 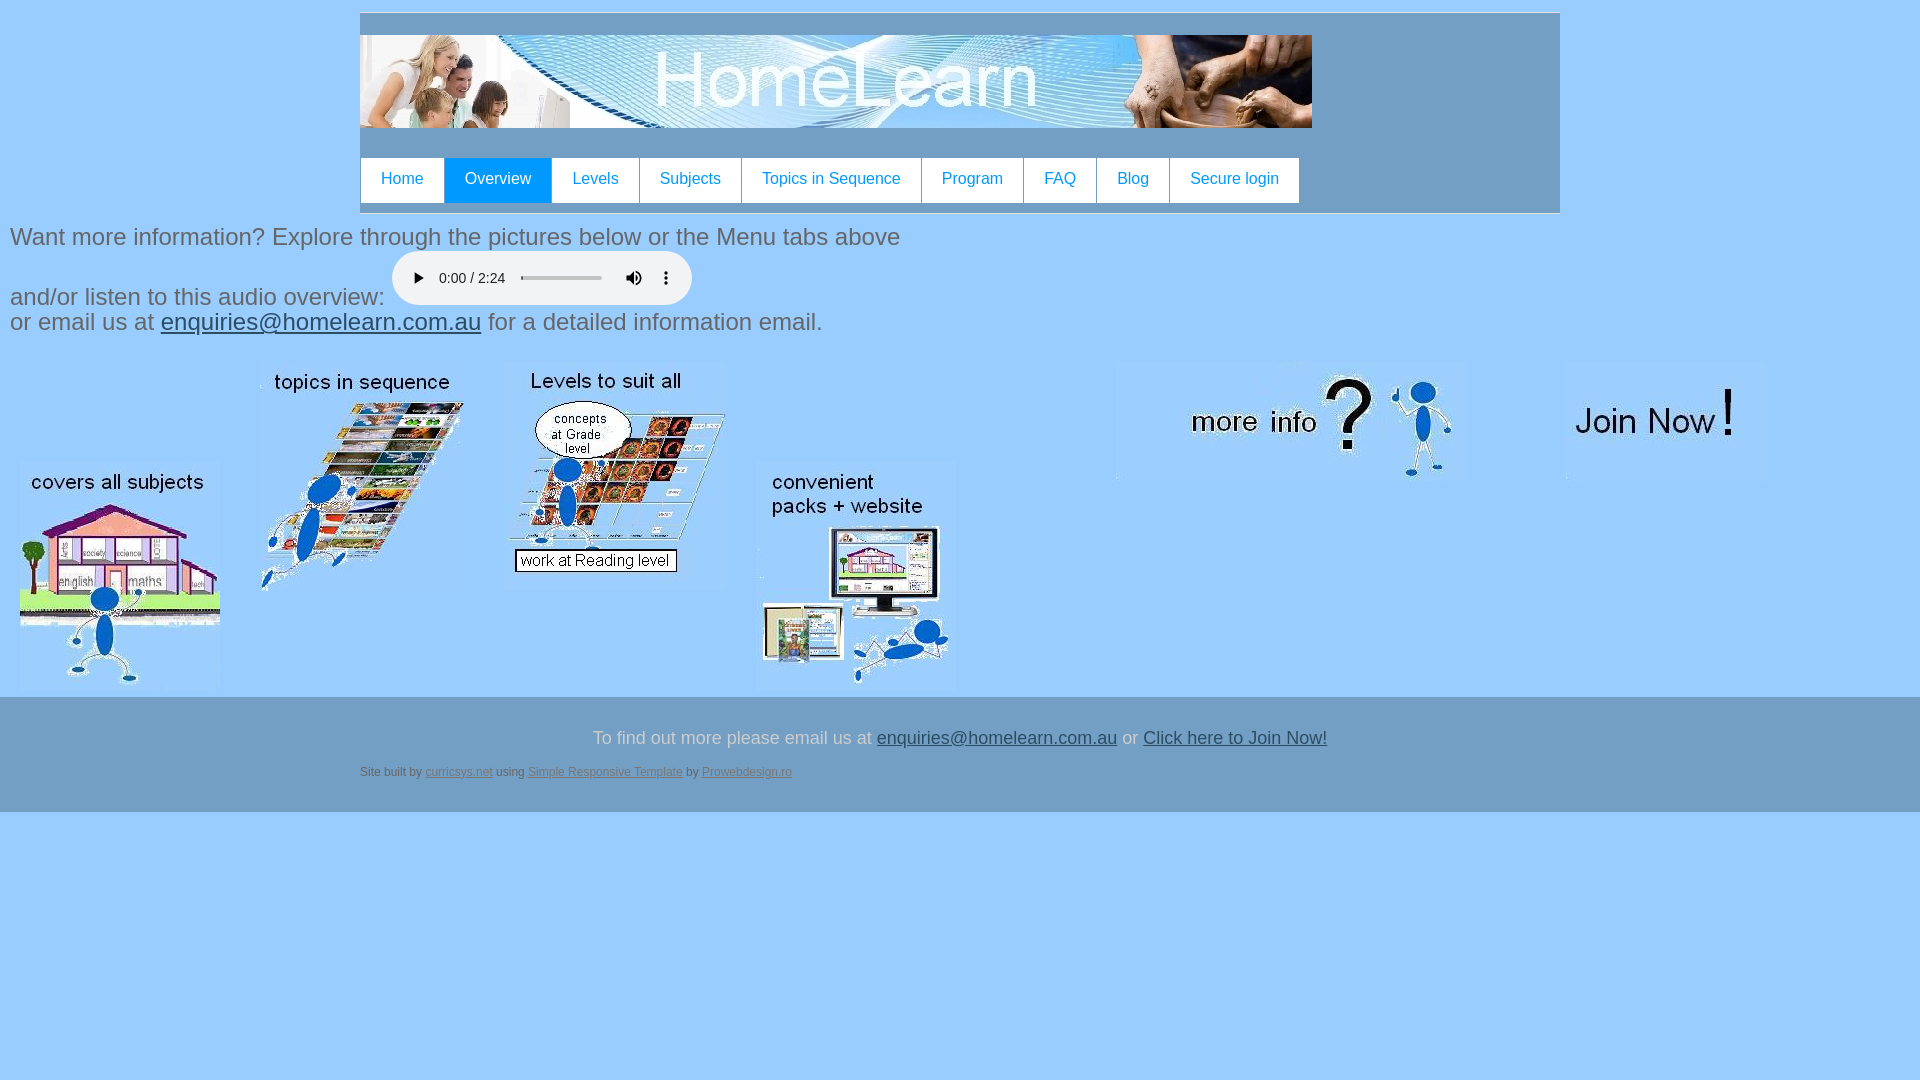 I want to click on 'Levels', so click(x=594, y=180).